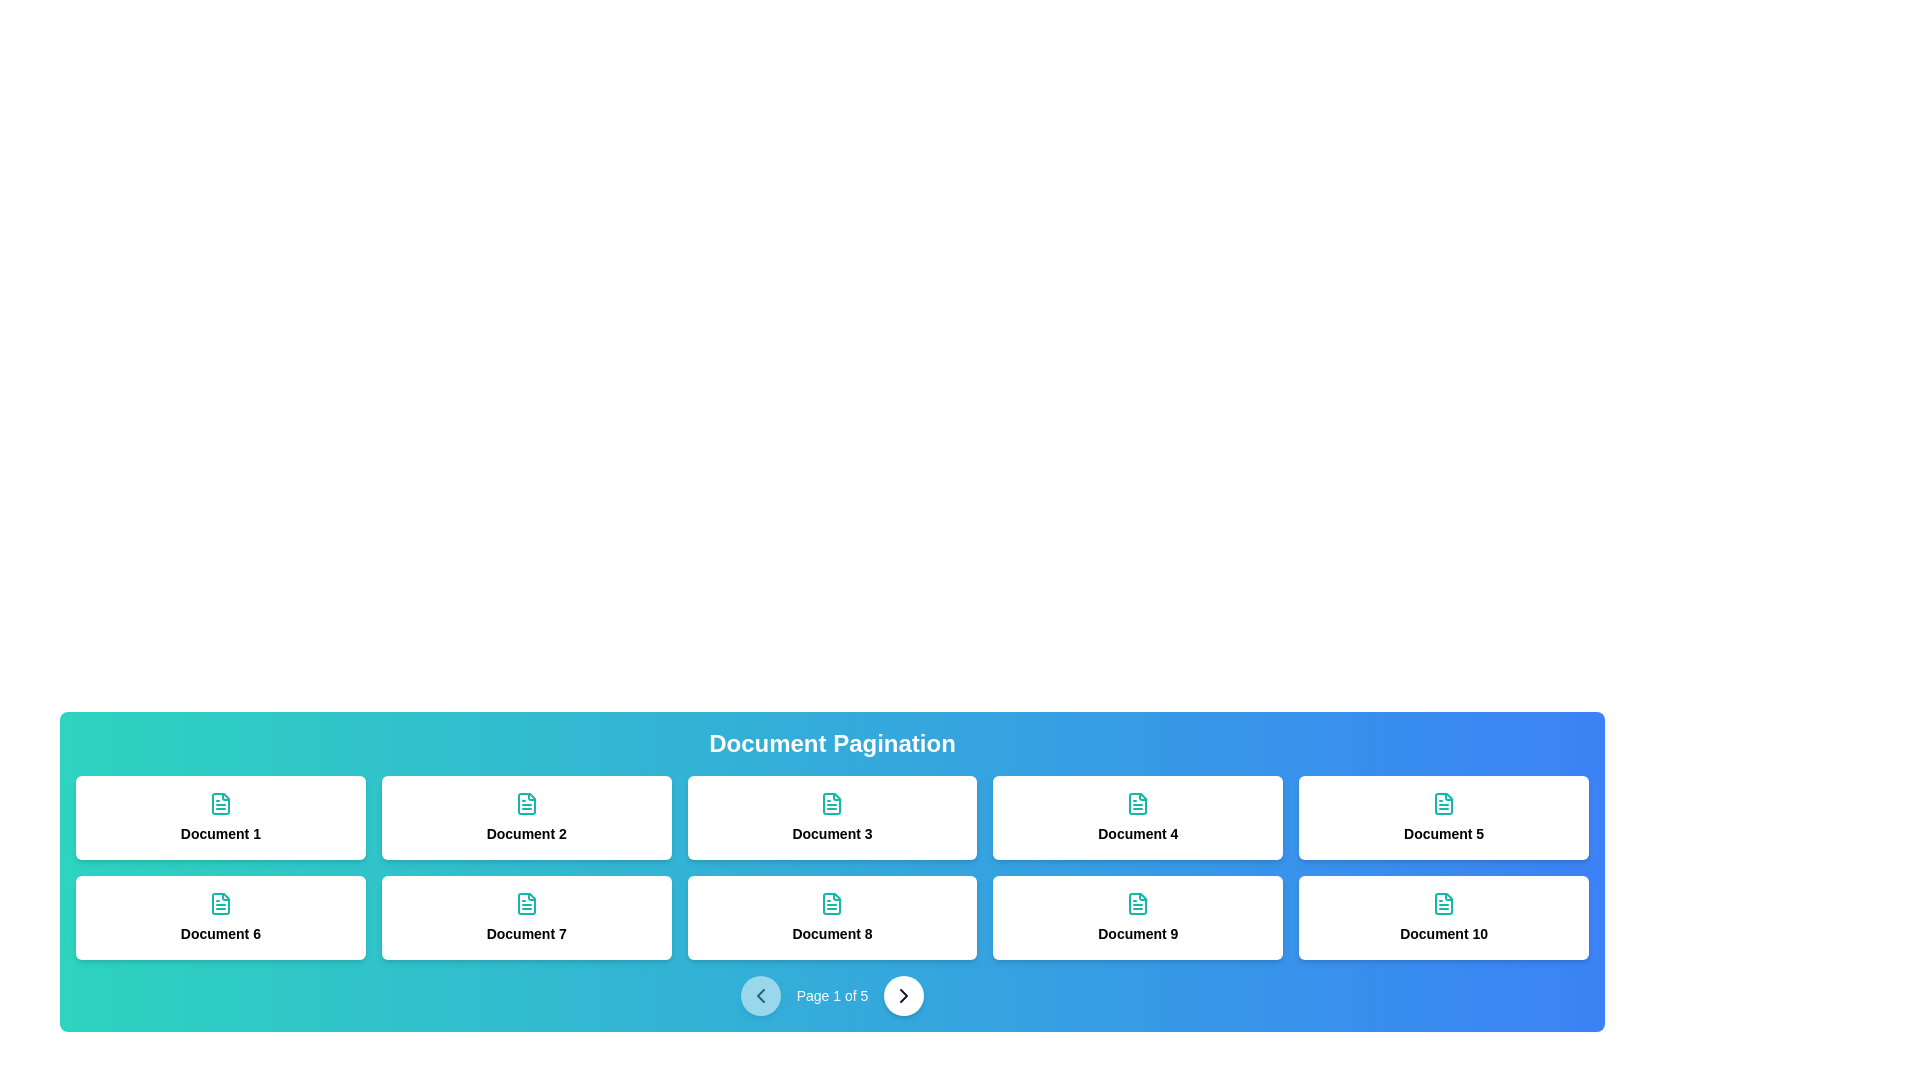 The image size is (1920, 1080). What do you see at coordinates (759, 995) in the screenshot?
I see `the leftward chevron icon within the pagination control section` at bounding box center [759, 995].